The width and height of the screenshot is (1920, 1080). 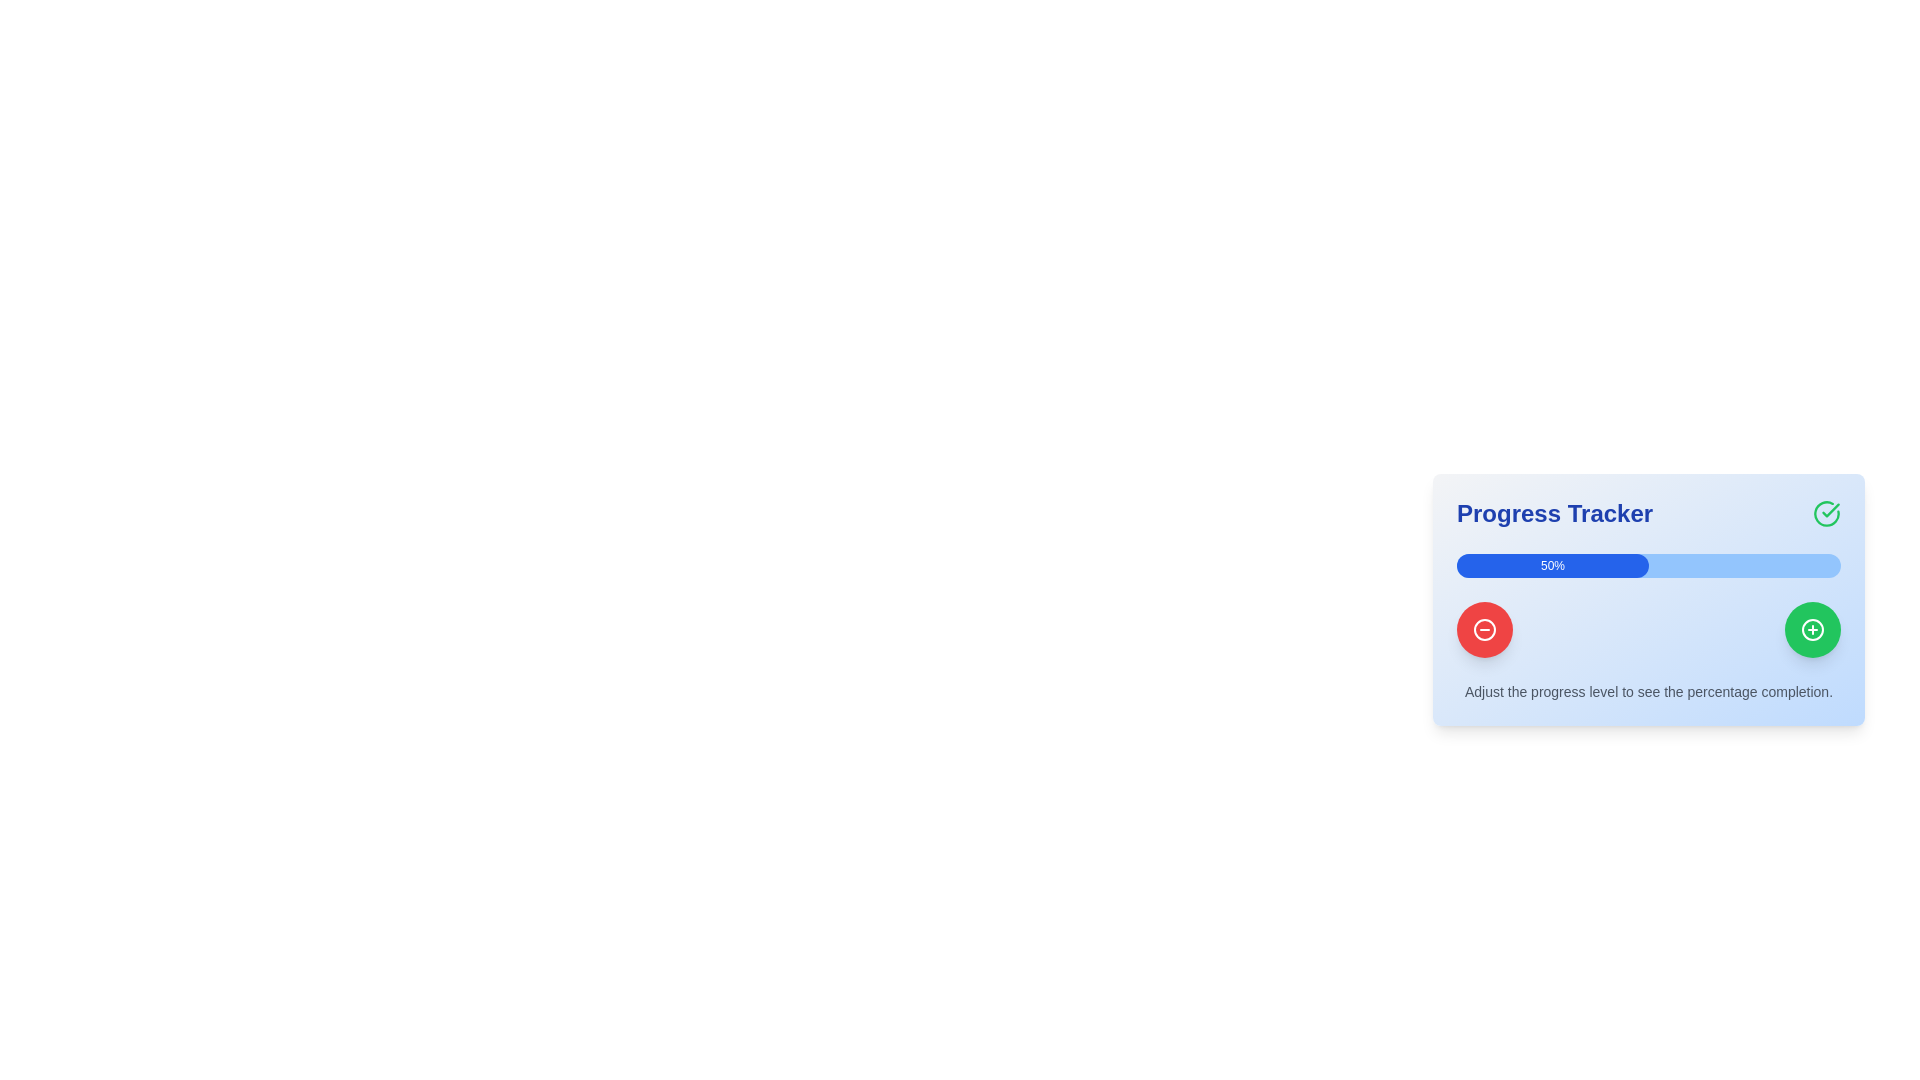 I want to click on arc element of the circular checkmark graphic in the 'Progress Tracker' card located in the top-right corner, so click(x=1827, y=512).